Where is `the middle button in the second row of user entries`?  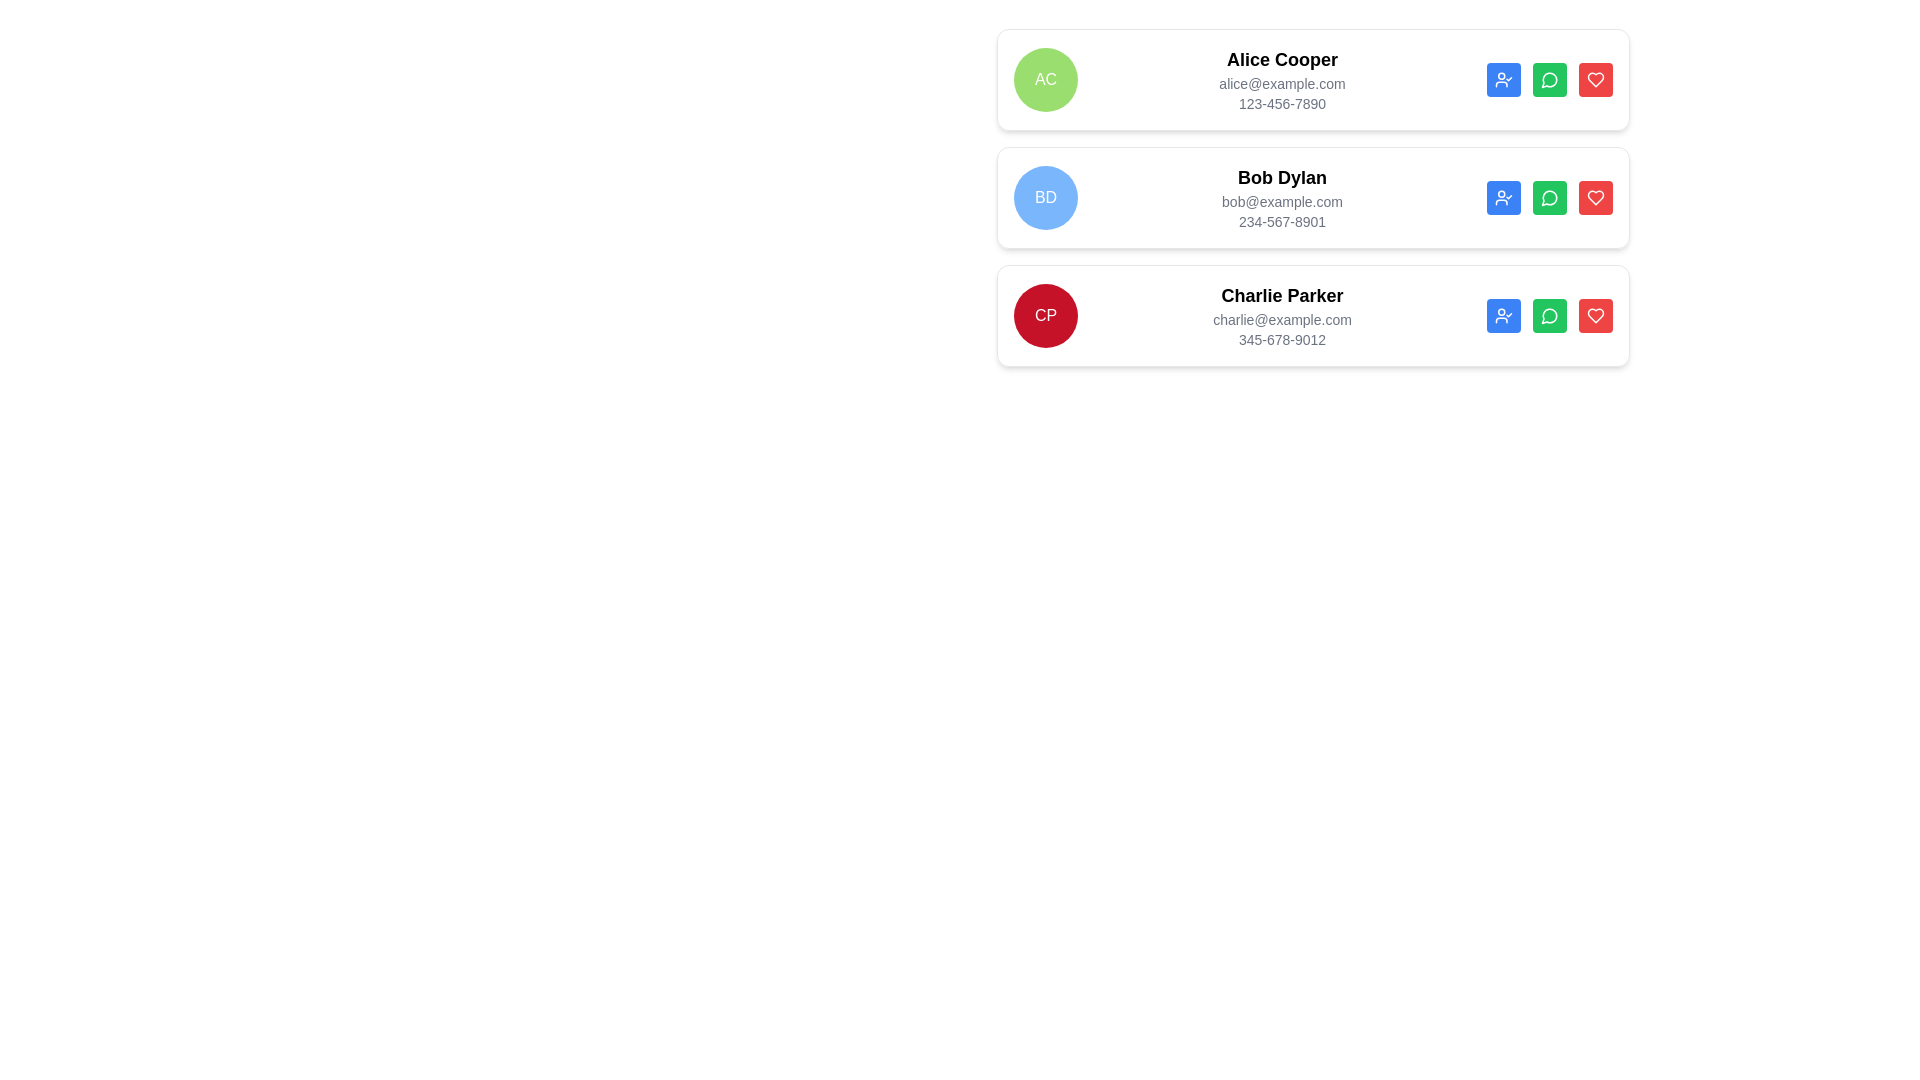 the middle button in the second row of user entries is located at coordinates (1549, 197).